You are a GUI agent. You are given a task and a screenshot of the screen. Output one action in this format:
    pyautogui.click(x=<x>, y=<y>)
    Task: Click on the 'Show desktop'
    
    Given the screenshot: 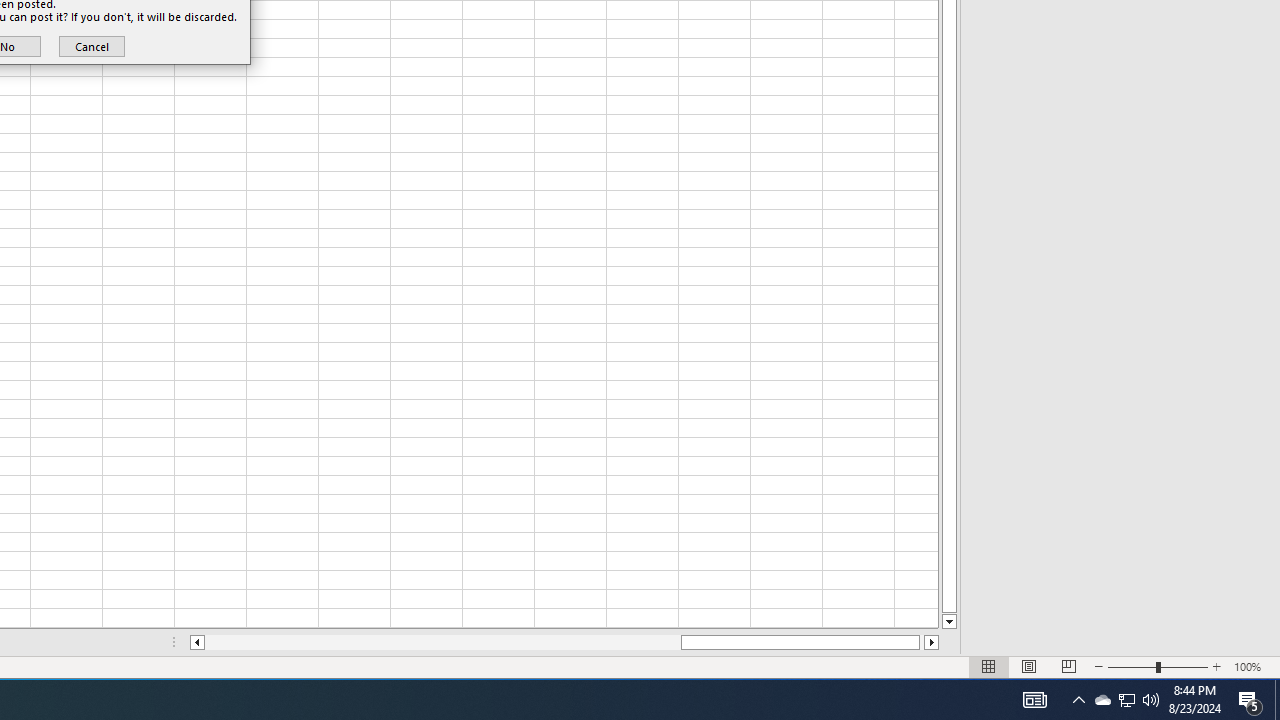 What is the action you would take?
    pyautogui.click(x=1250, y=698)
    